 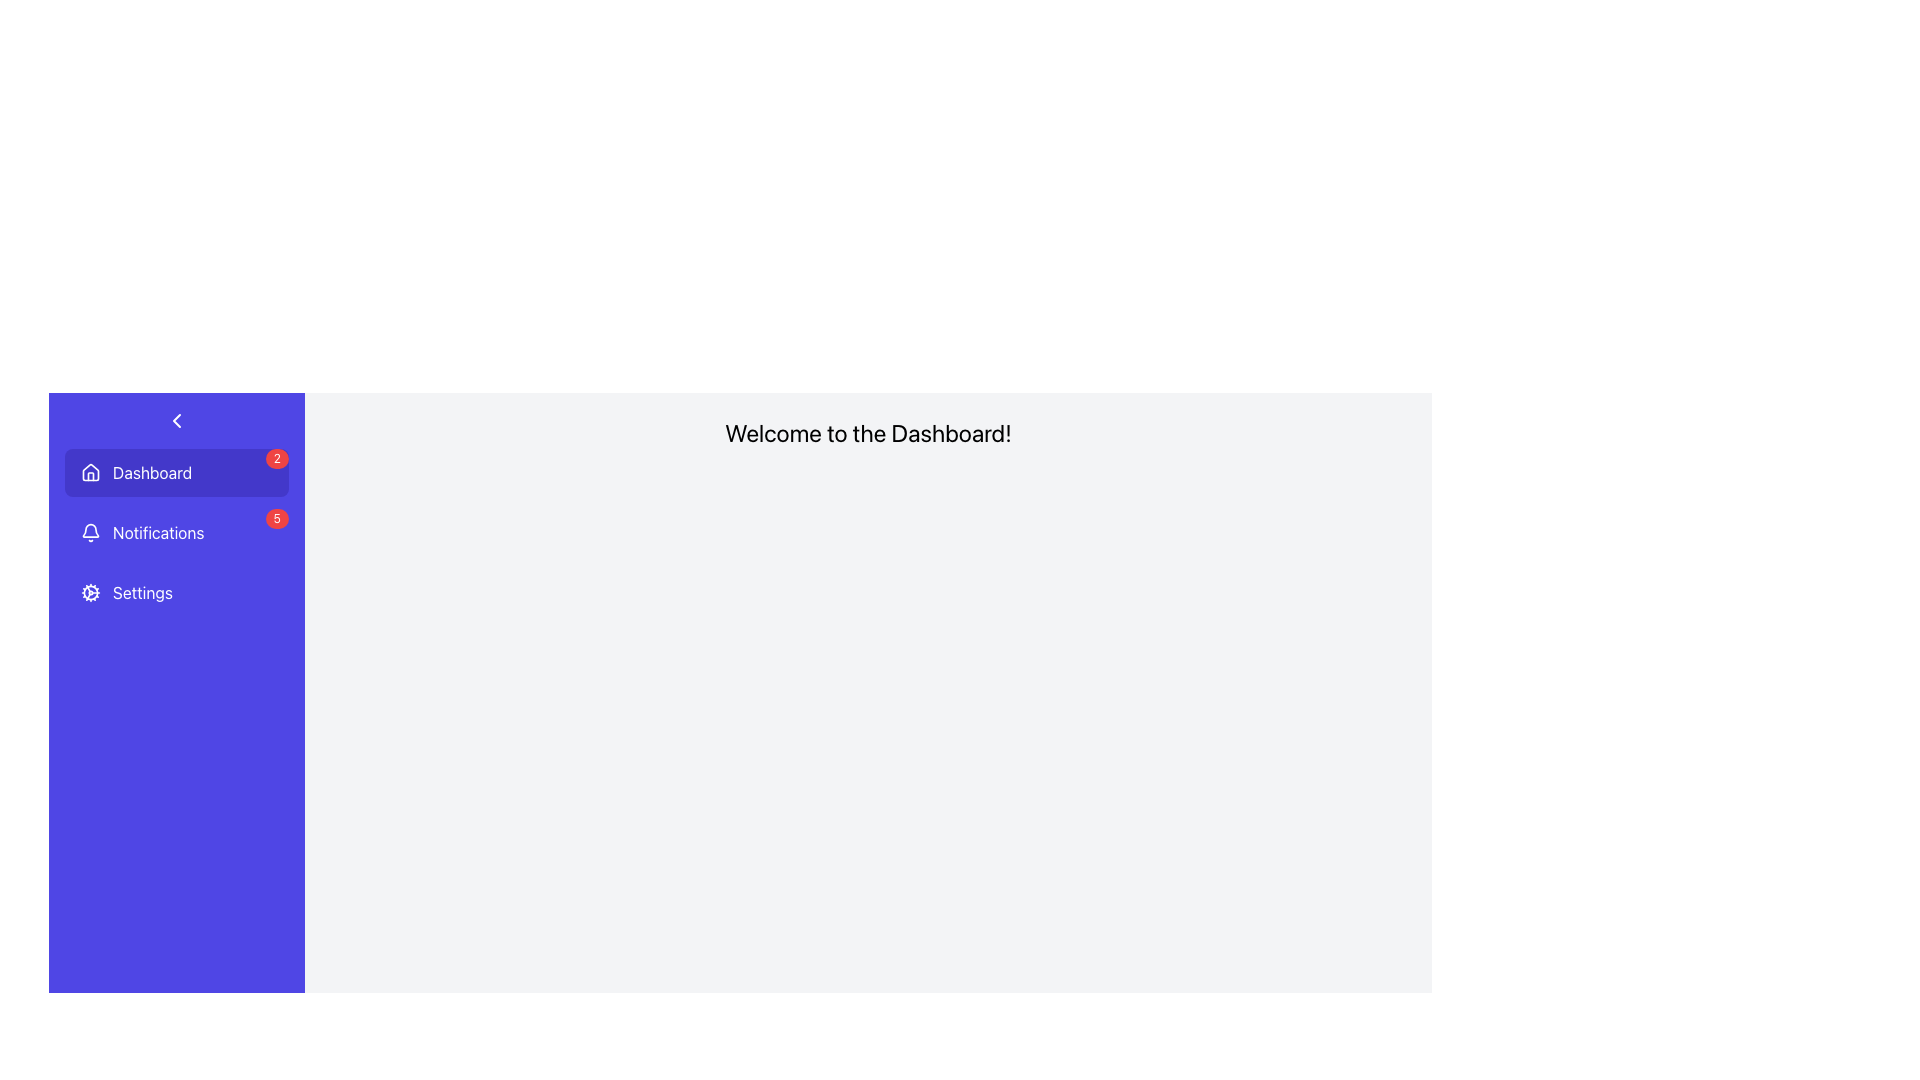 What do you see at coordinates (177, 419) in the screenshot?
I see `the collapse button located at the top-left corner of the purple sidebar, above the 'Dashboard' section` at bounding box center [177, 419].